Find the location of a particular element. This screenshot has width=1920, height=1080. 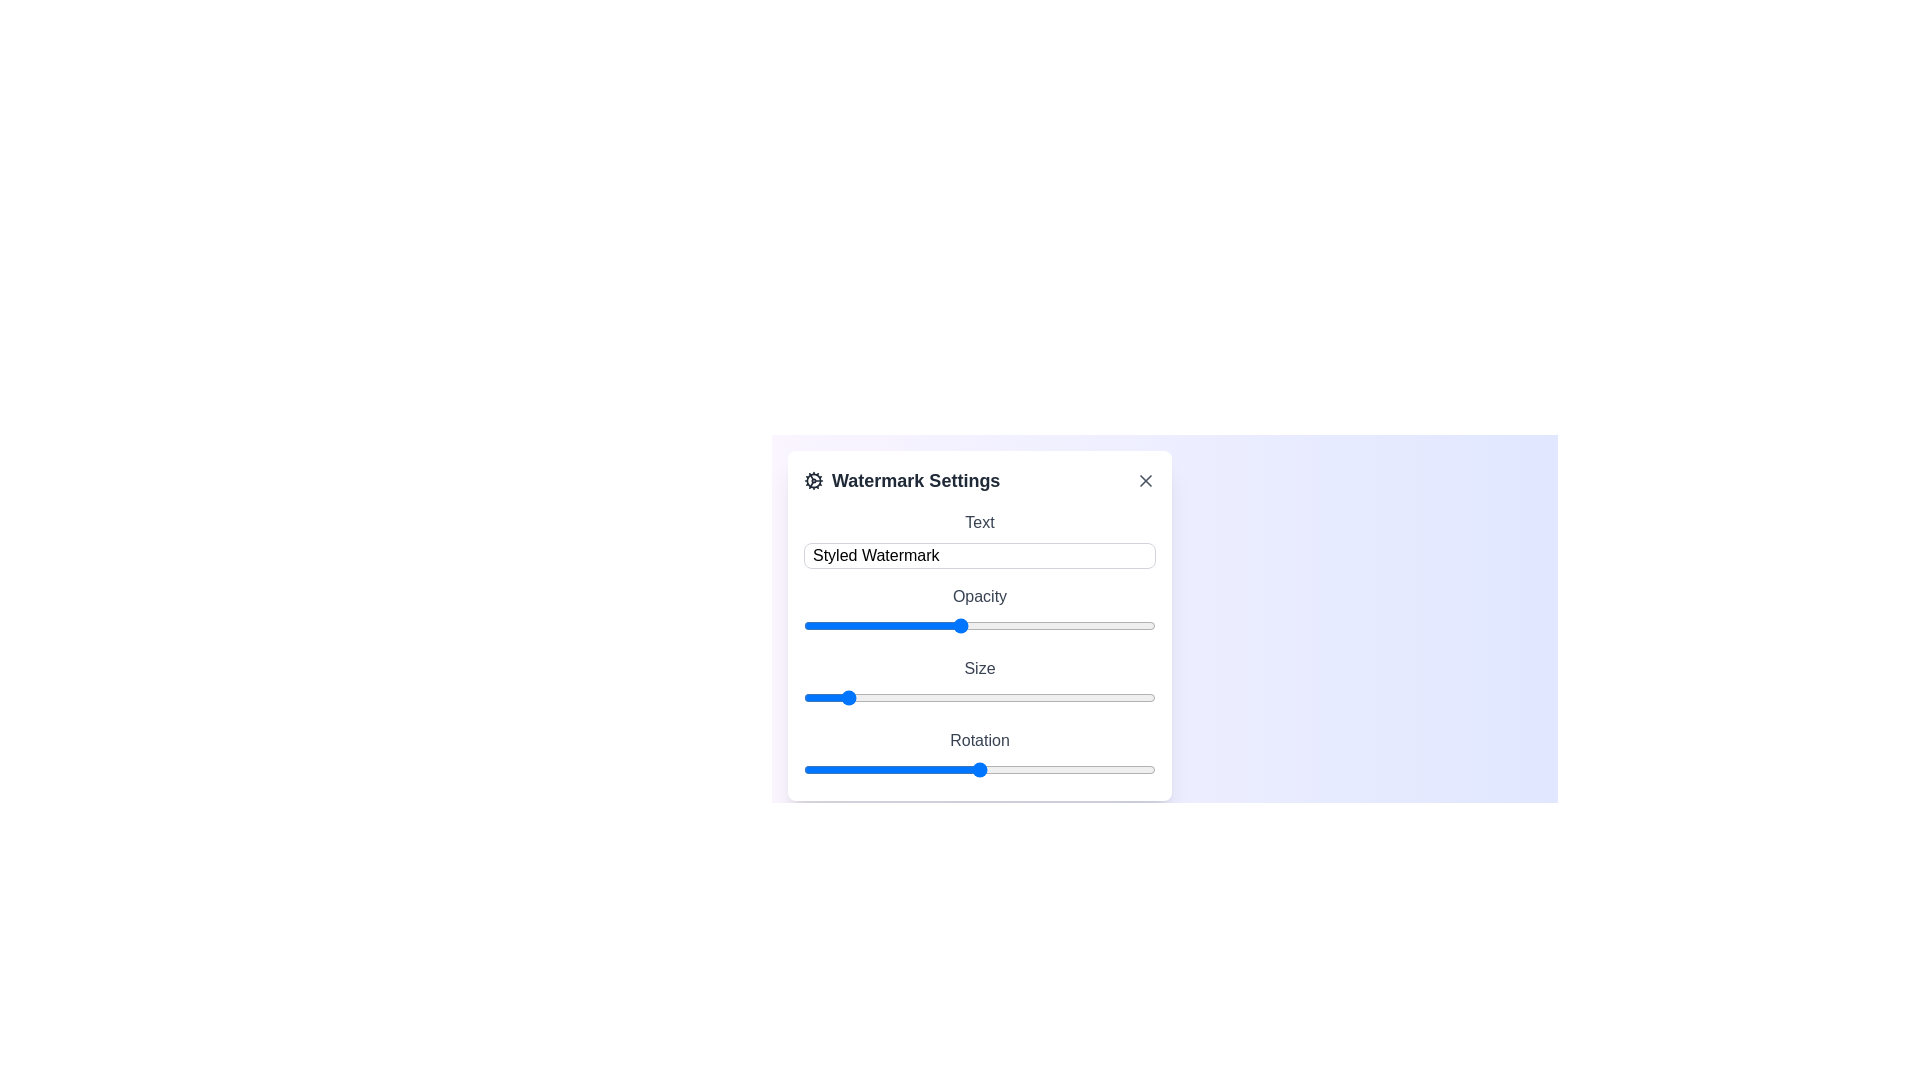

the size is located at coordinates (852, 697).